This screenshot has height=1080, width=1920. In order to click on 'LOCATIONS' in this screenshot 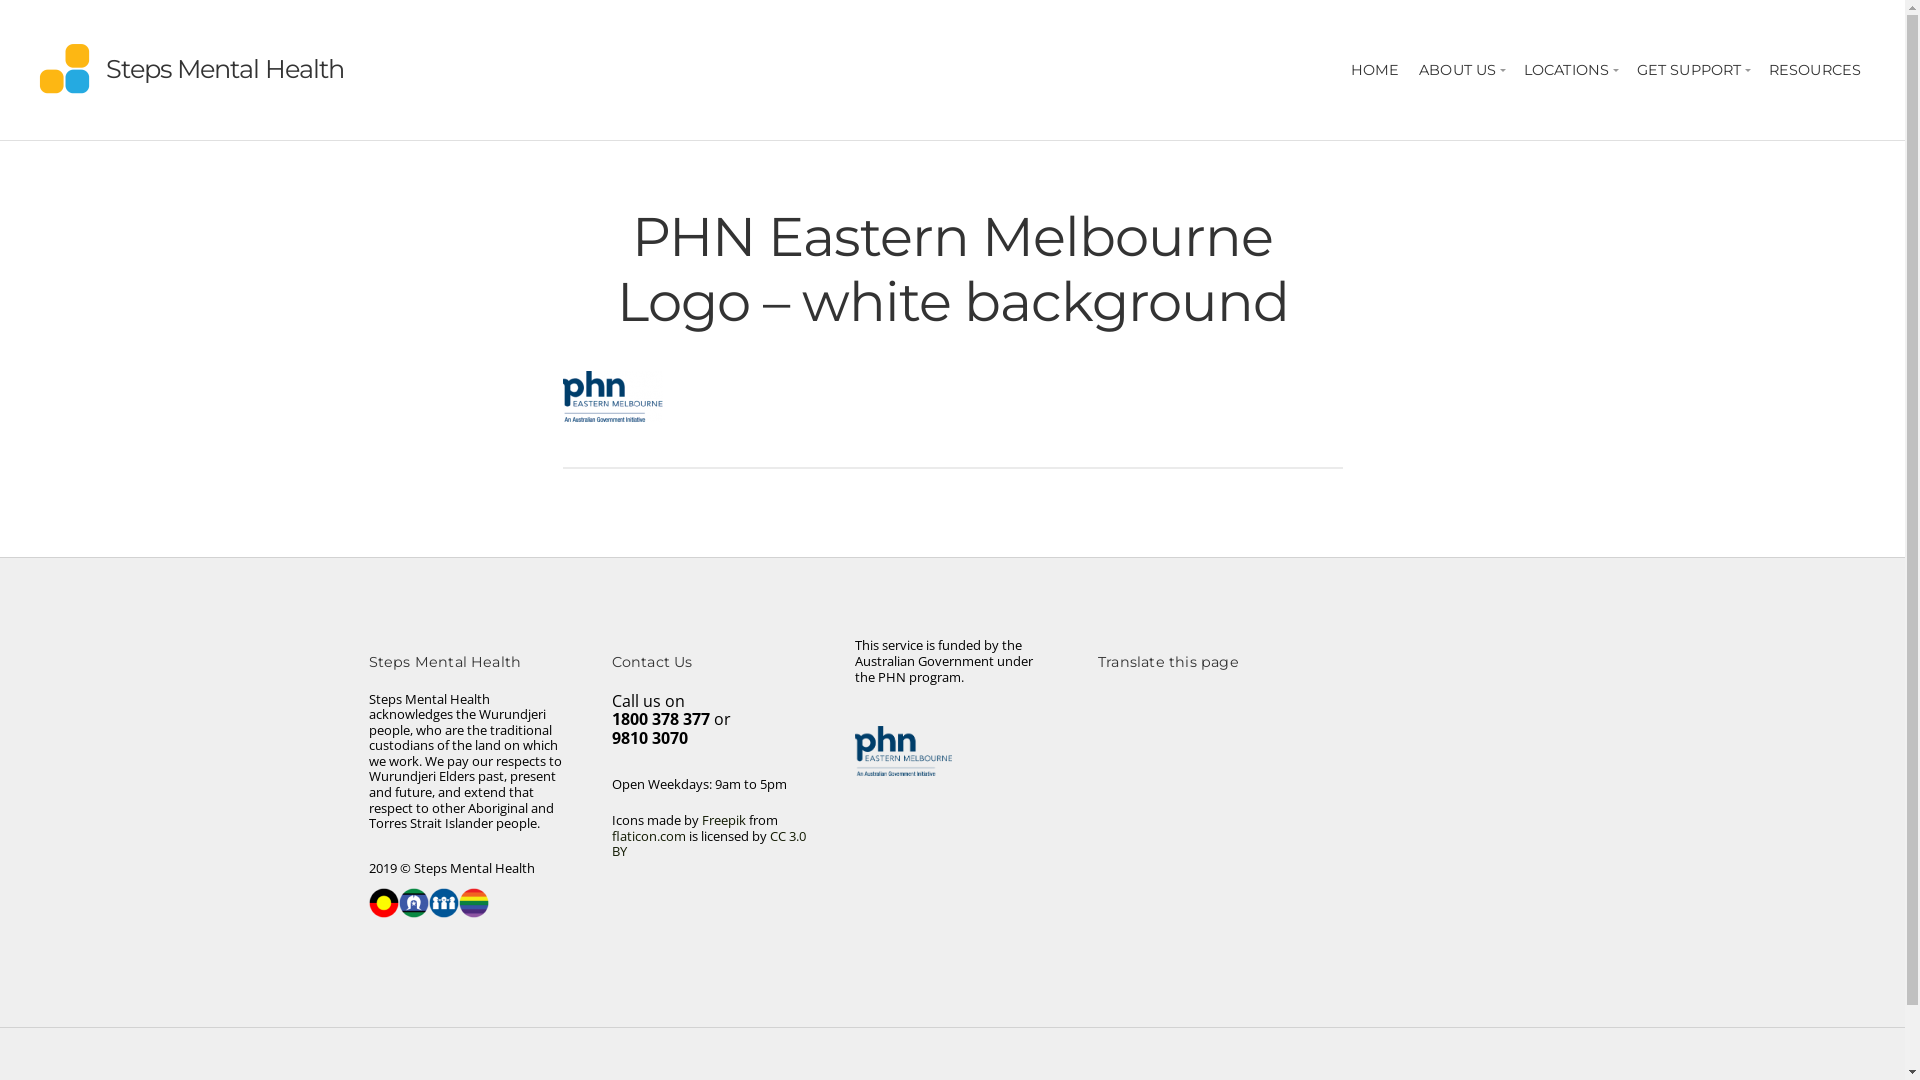, I will do `click(1569, 68)`.